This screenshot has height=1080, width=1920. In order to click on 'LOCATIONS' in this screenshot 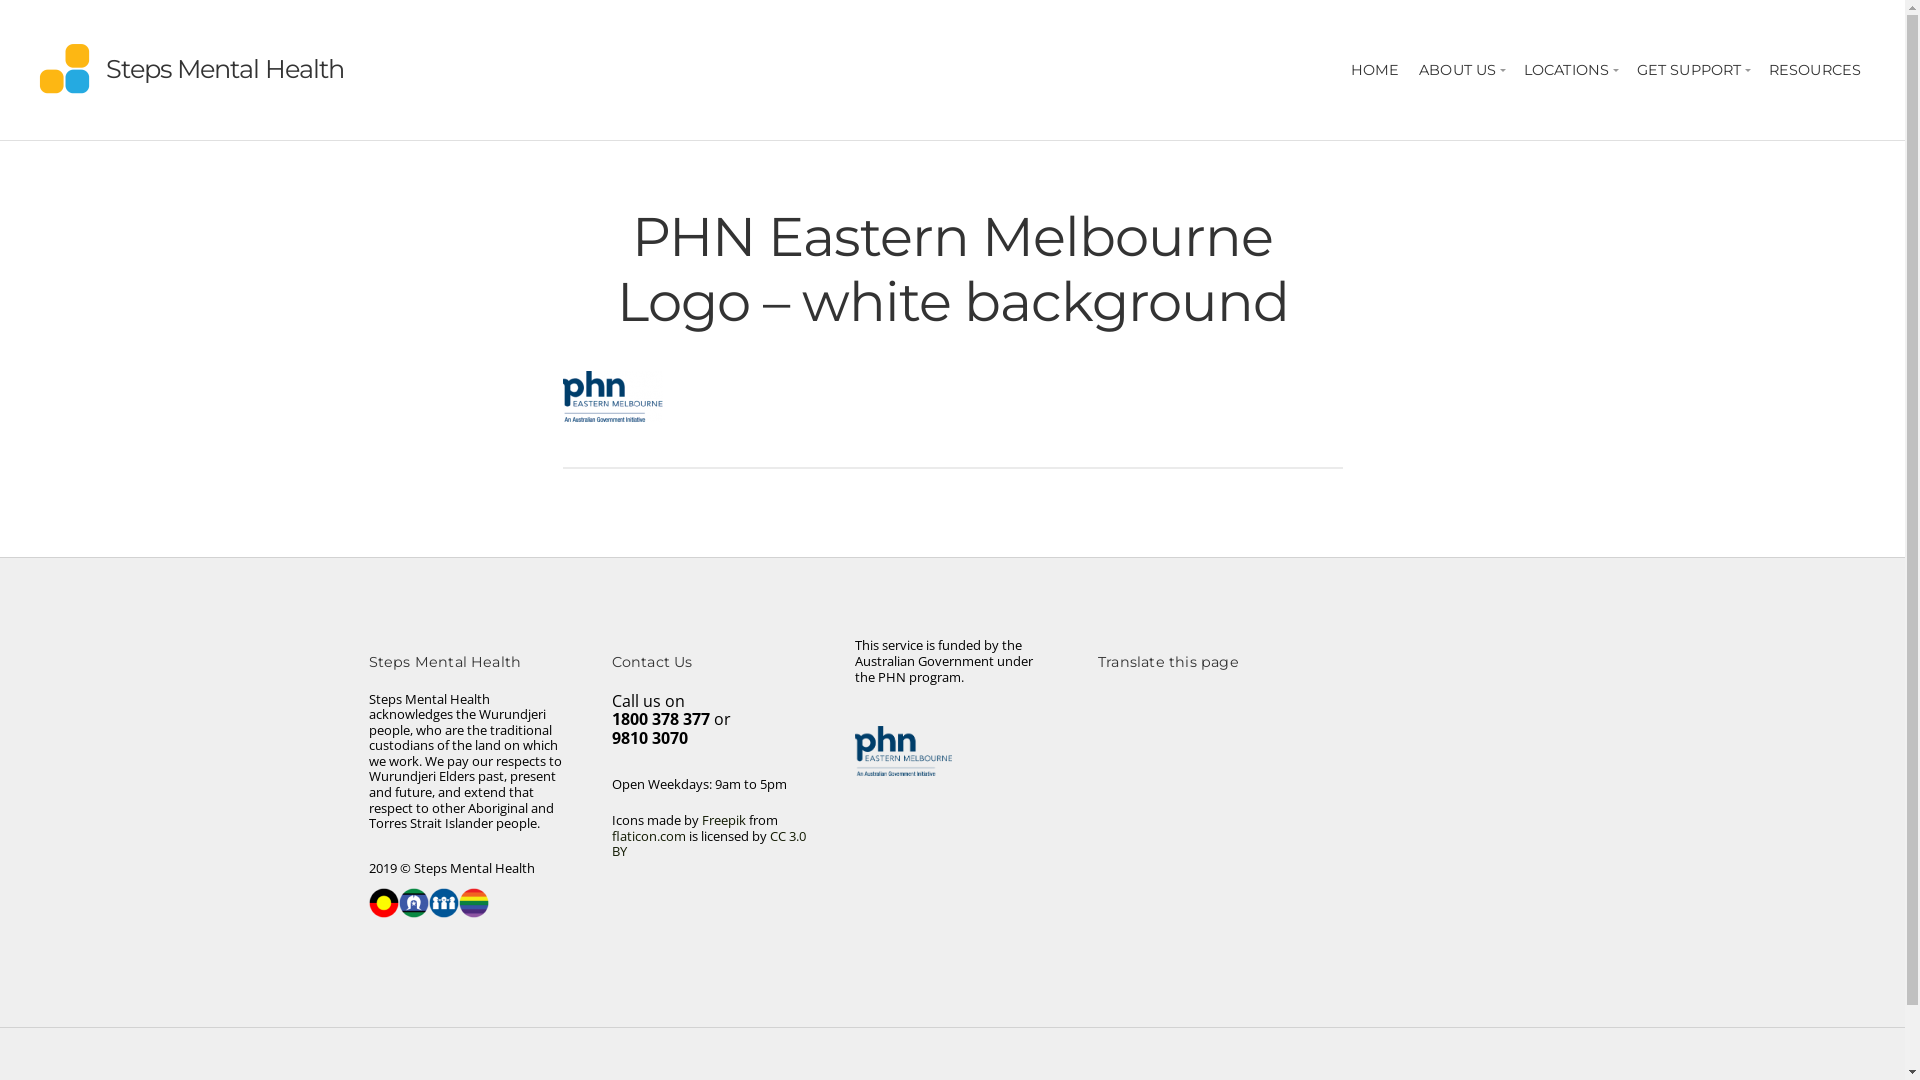, I will do `click(1569, 68)`.